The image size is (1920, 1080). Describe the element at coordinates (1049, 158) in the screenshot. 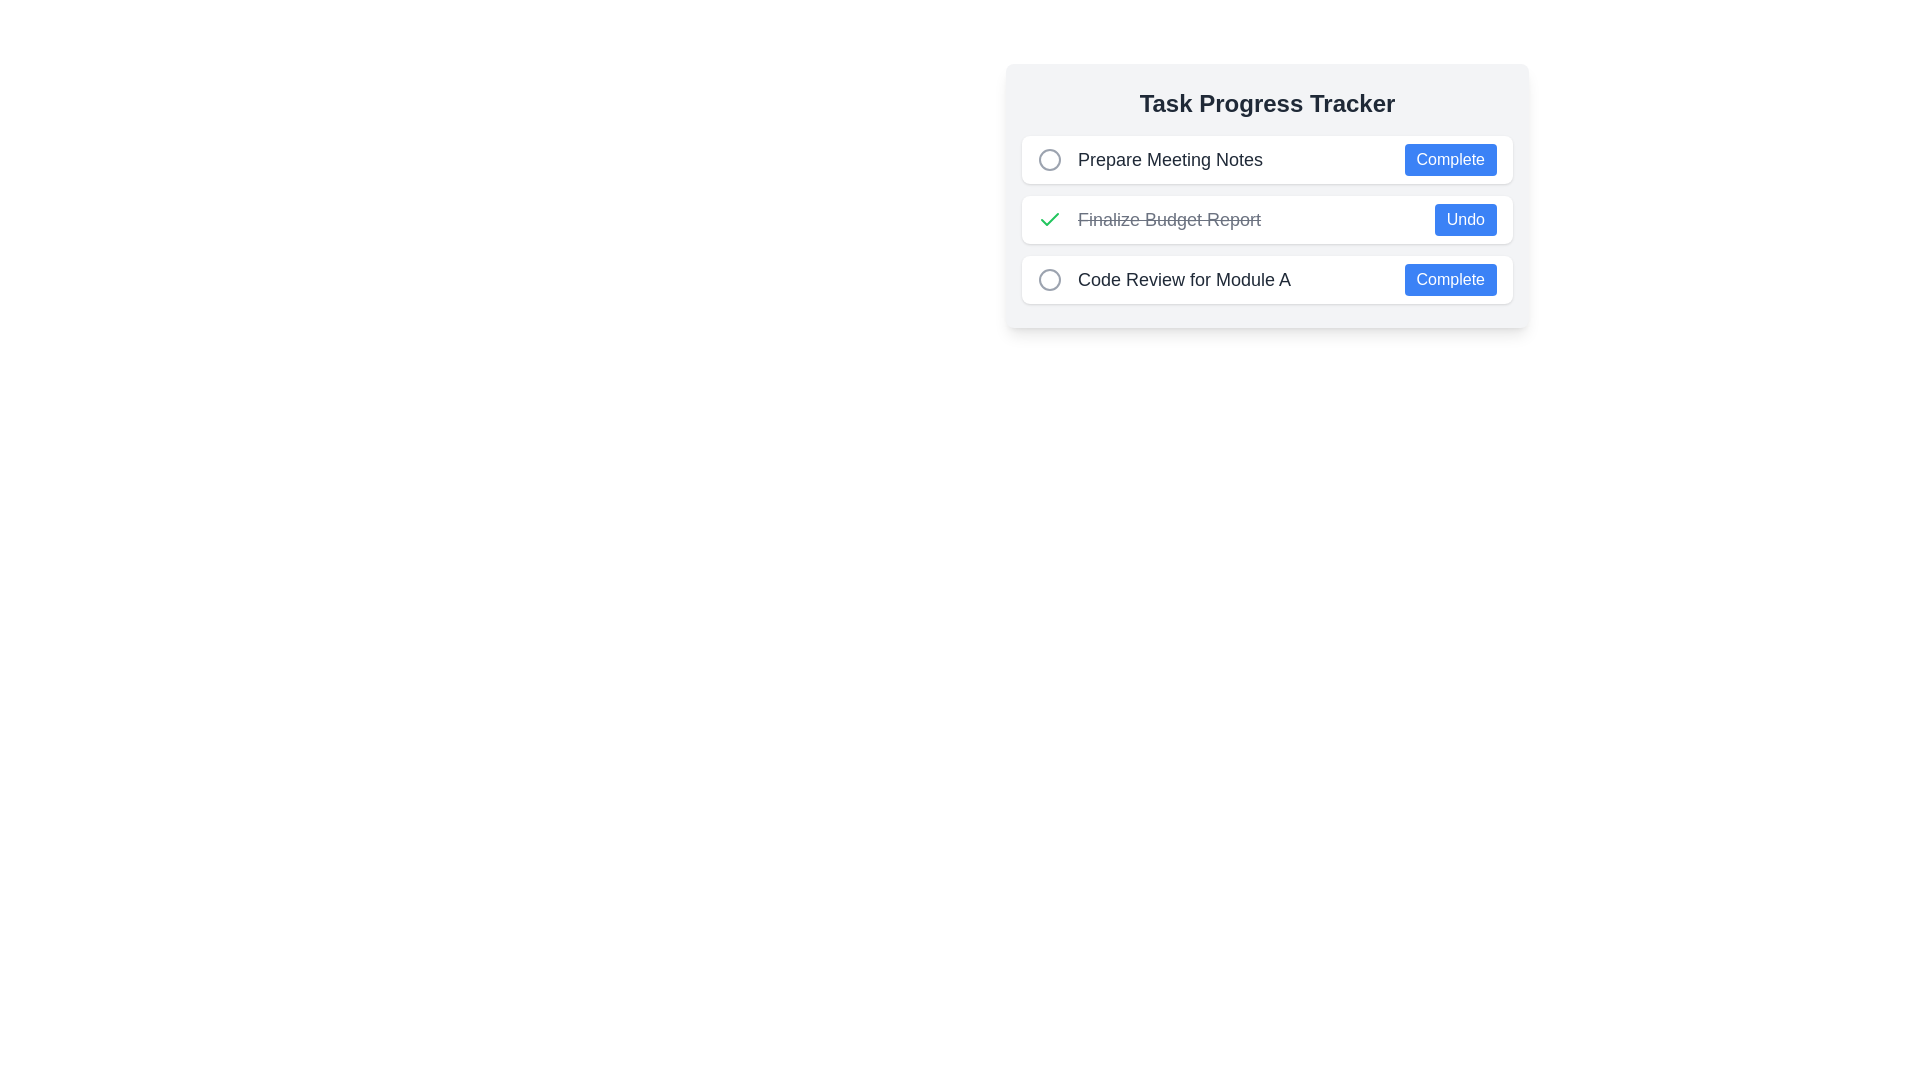

I see `the inner circular component of the SVG icon for the task 'Prepare Meeting Notes' in the task progress tracker` at that location.